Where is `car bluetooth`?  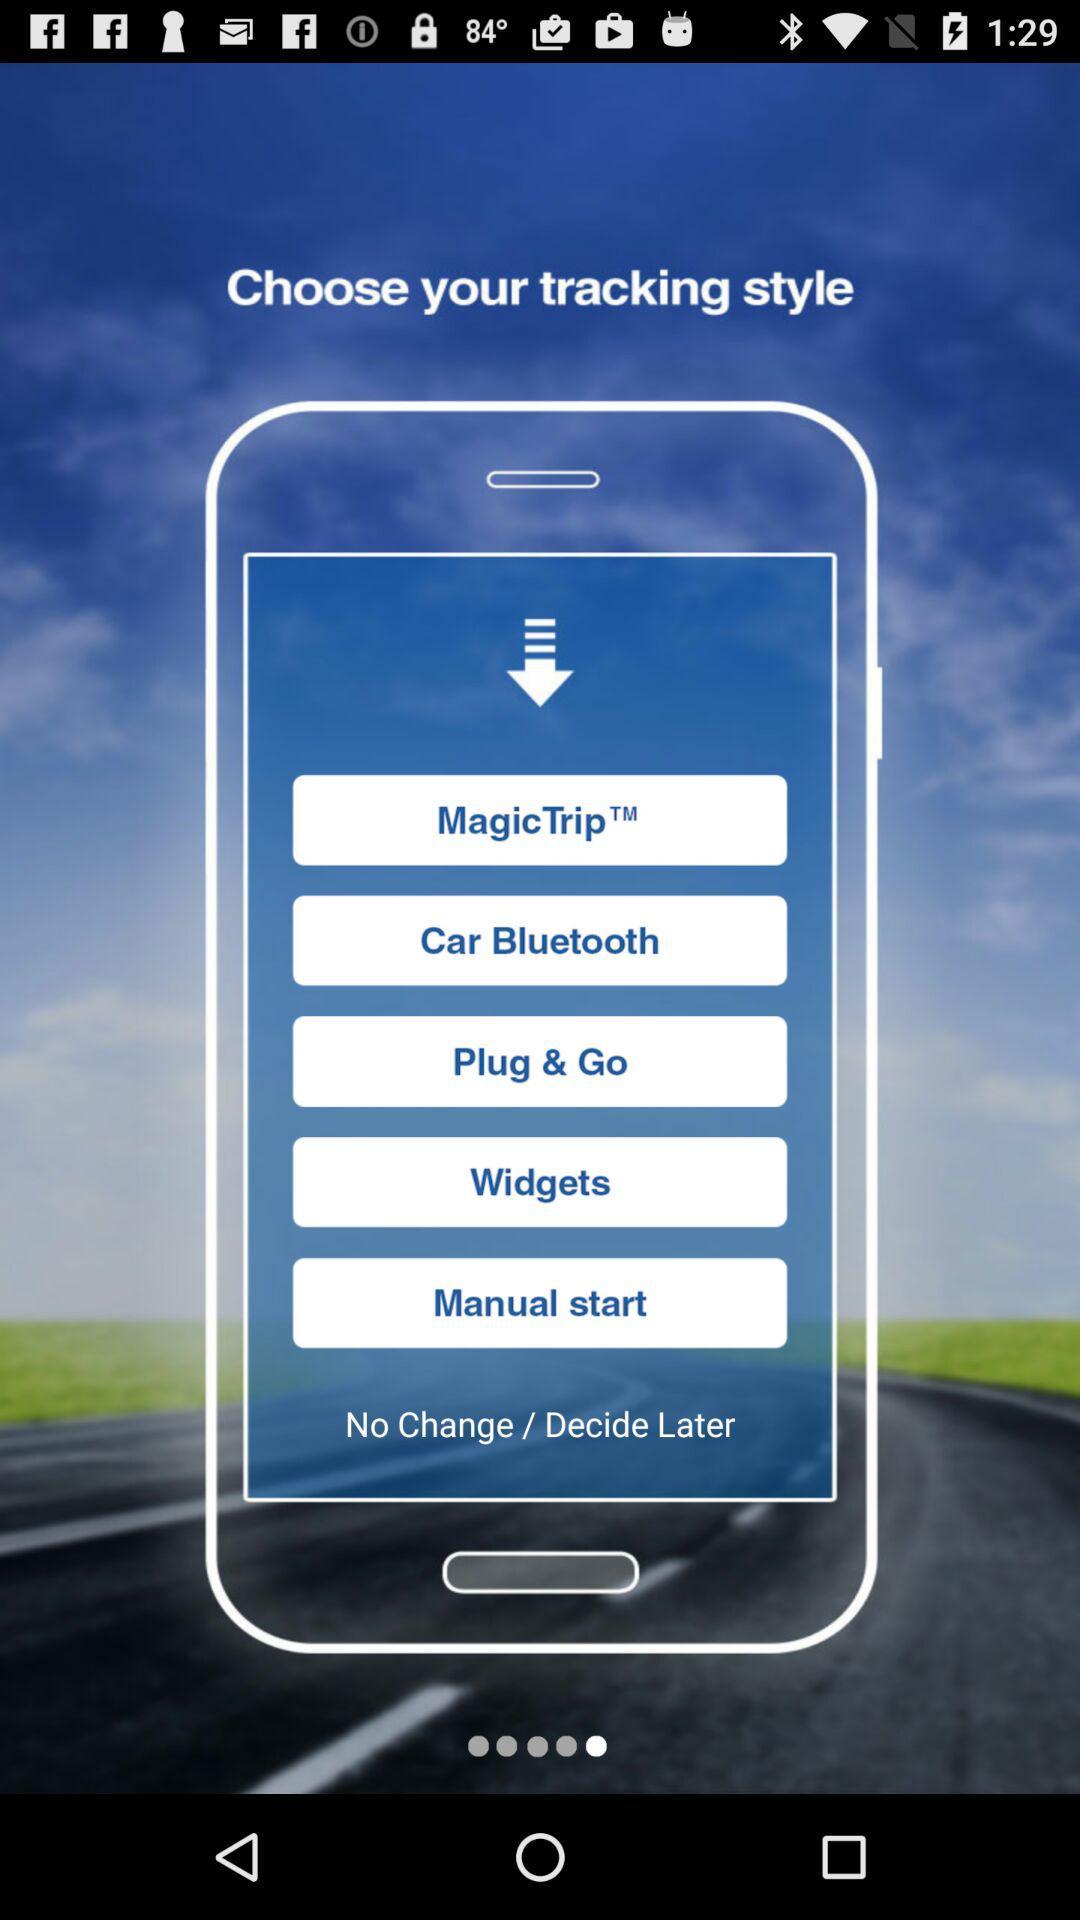
car bluetooth is located at coordinates (540, 939).